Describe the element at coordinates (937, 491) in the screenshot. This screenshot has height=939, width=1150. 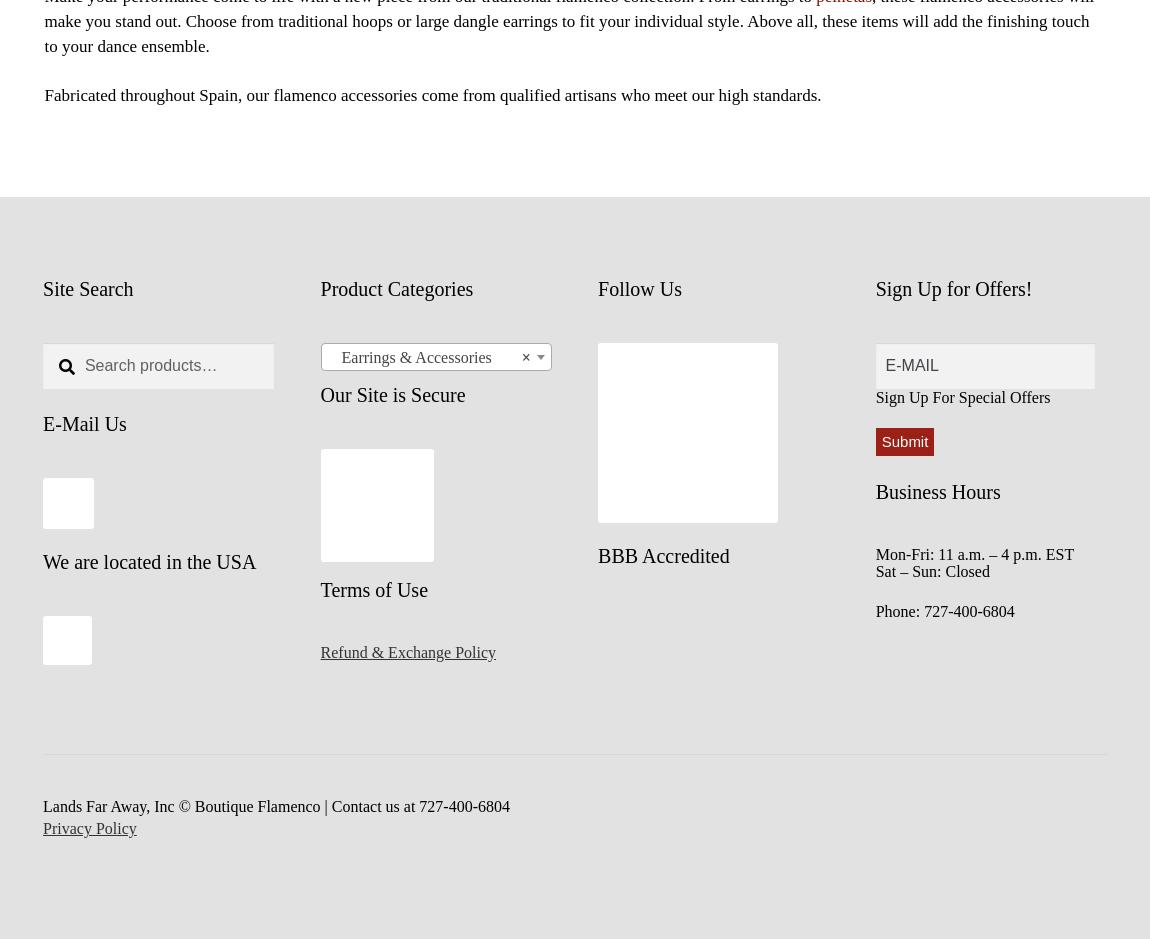
I see `'Business Hours'` at that location.